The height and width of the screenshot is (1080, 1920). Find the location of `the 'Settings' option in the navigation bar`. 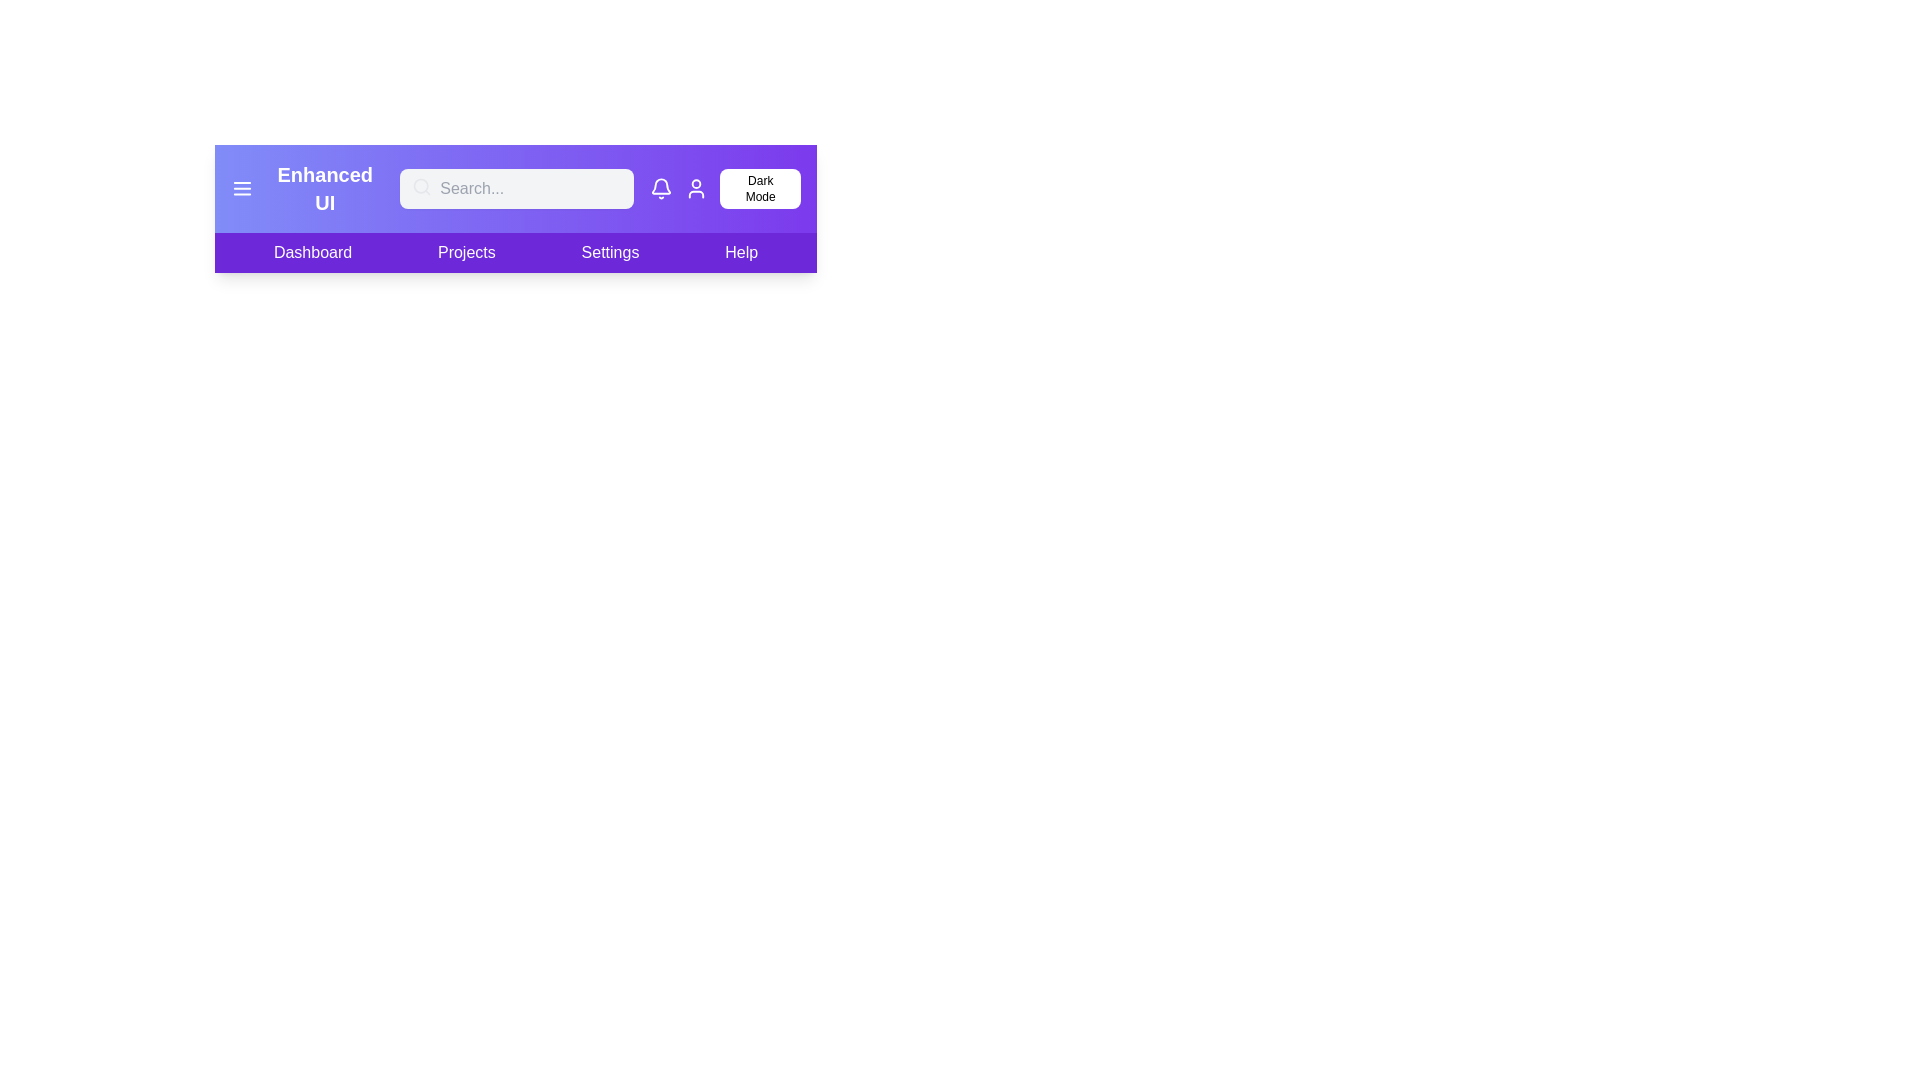

the 'Settings' option in the navigation bar is located at coordinates (608, 252).